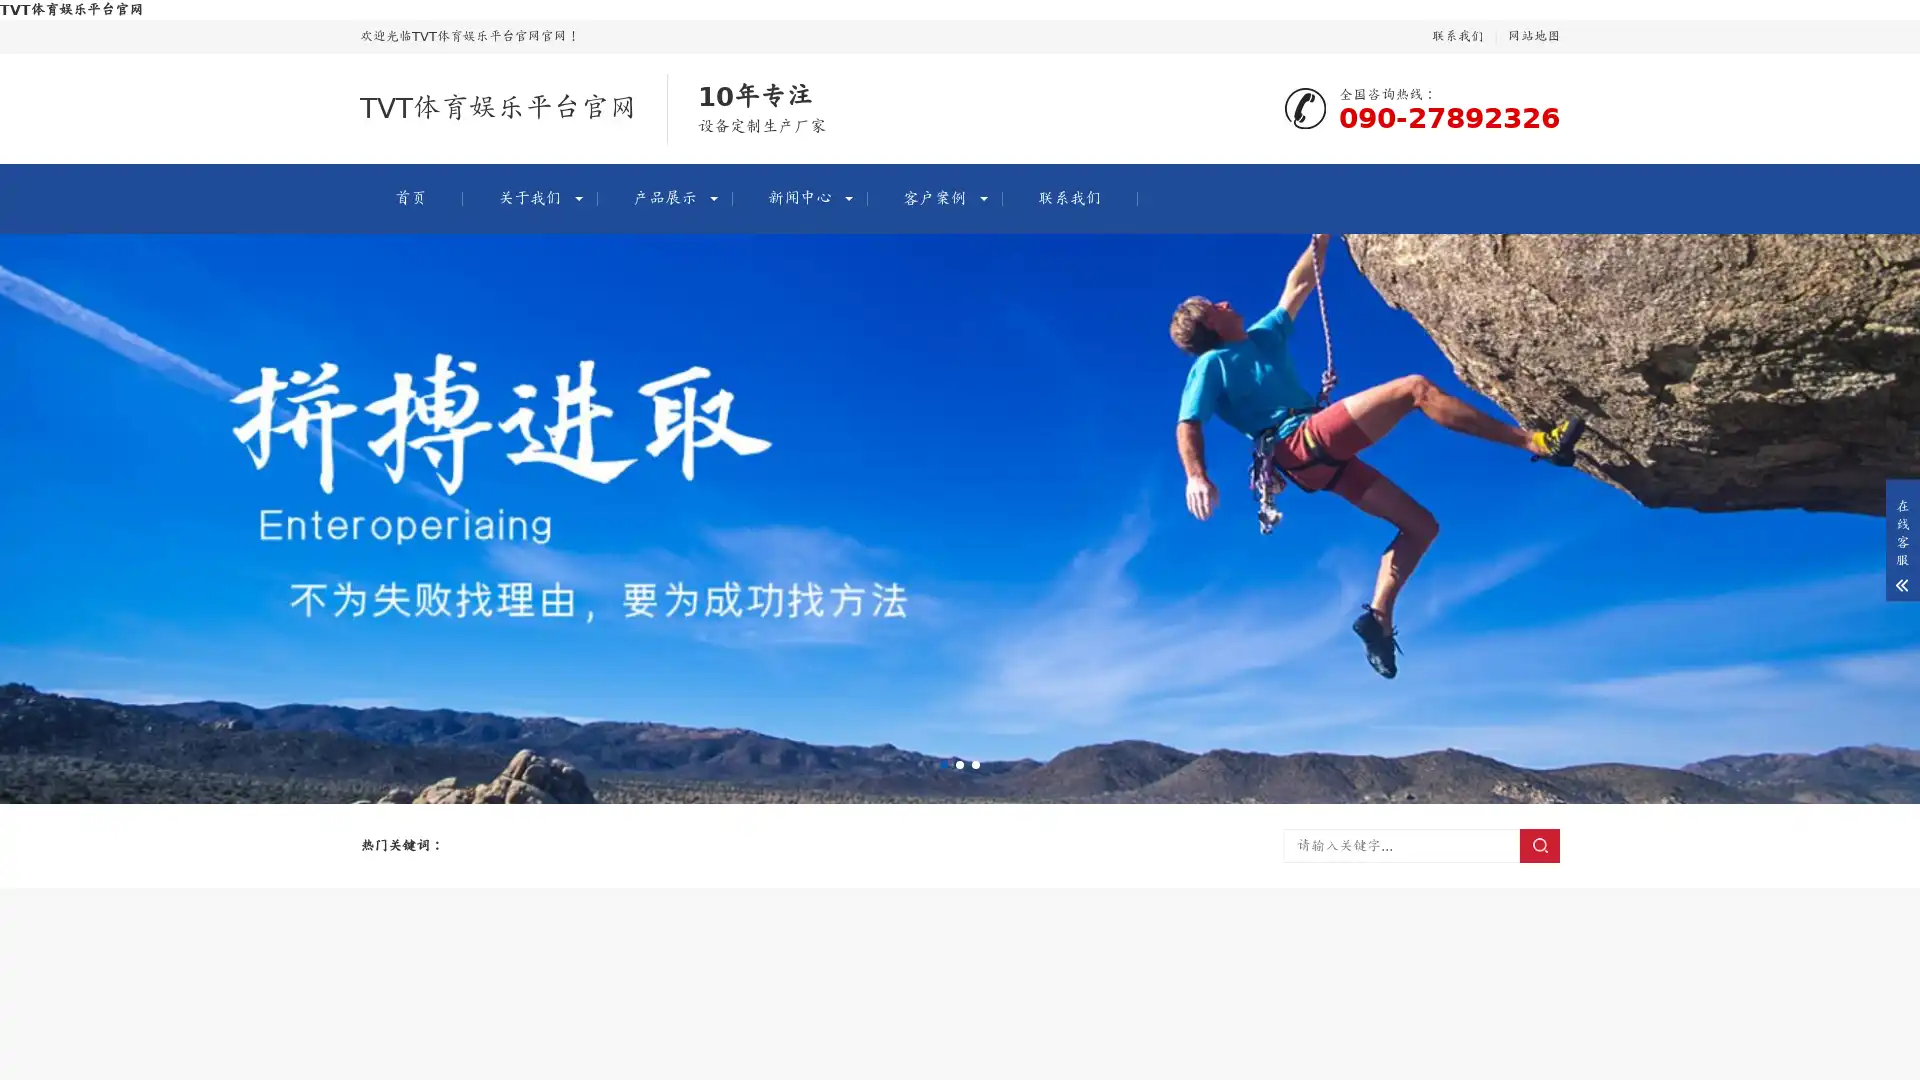 Image resolution: width=1920 pixels, height=1080 pixels. What do you see at coordinates (960, 764) in the screenshot?
I see `Go to slide 2` at bounding box center [960, 764].